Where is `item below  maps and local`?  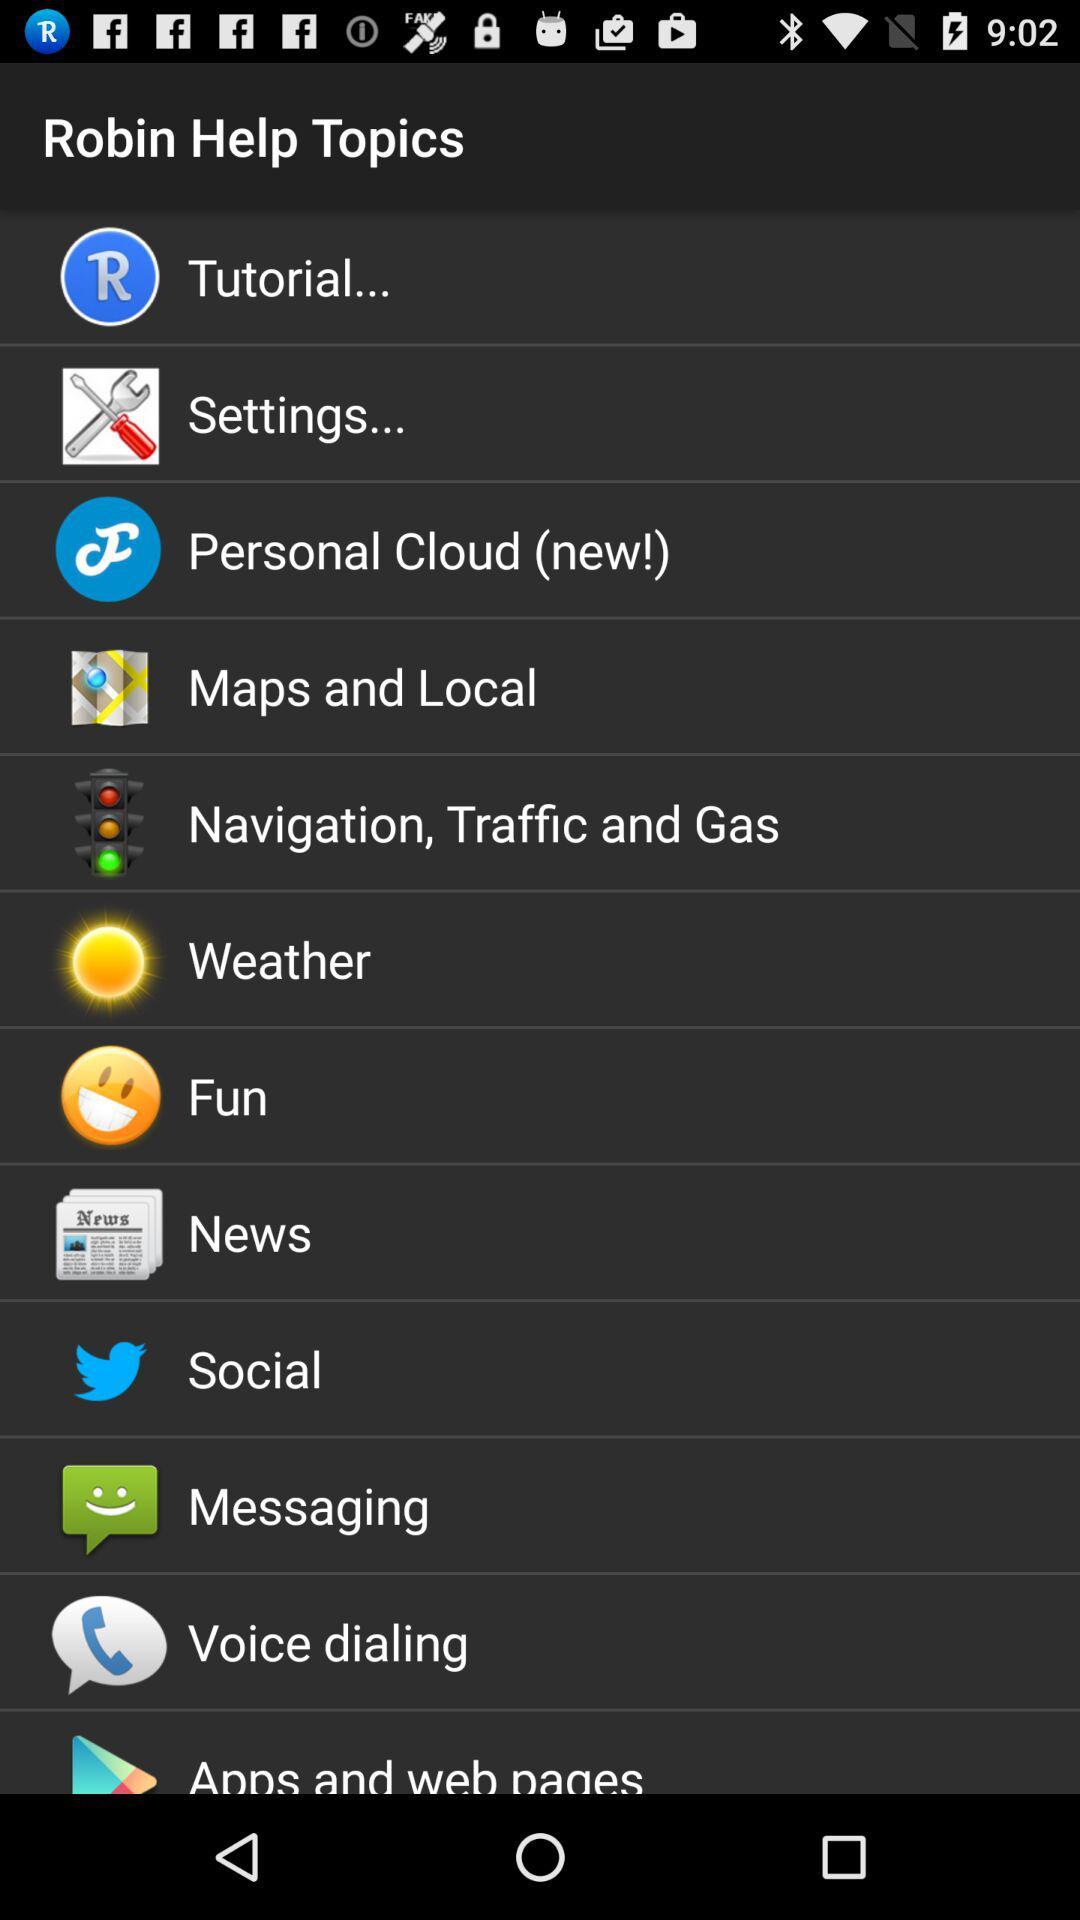
item below  maps and local is located at coordinates (540, 822).